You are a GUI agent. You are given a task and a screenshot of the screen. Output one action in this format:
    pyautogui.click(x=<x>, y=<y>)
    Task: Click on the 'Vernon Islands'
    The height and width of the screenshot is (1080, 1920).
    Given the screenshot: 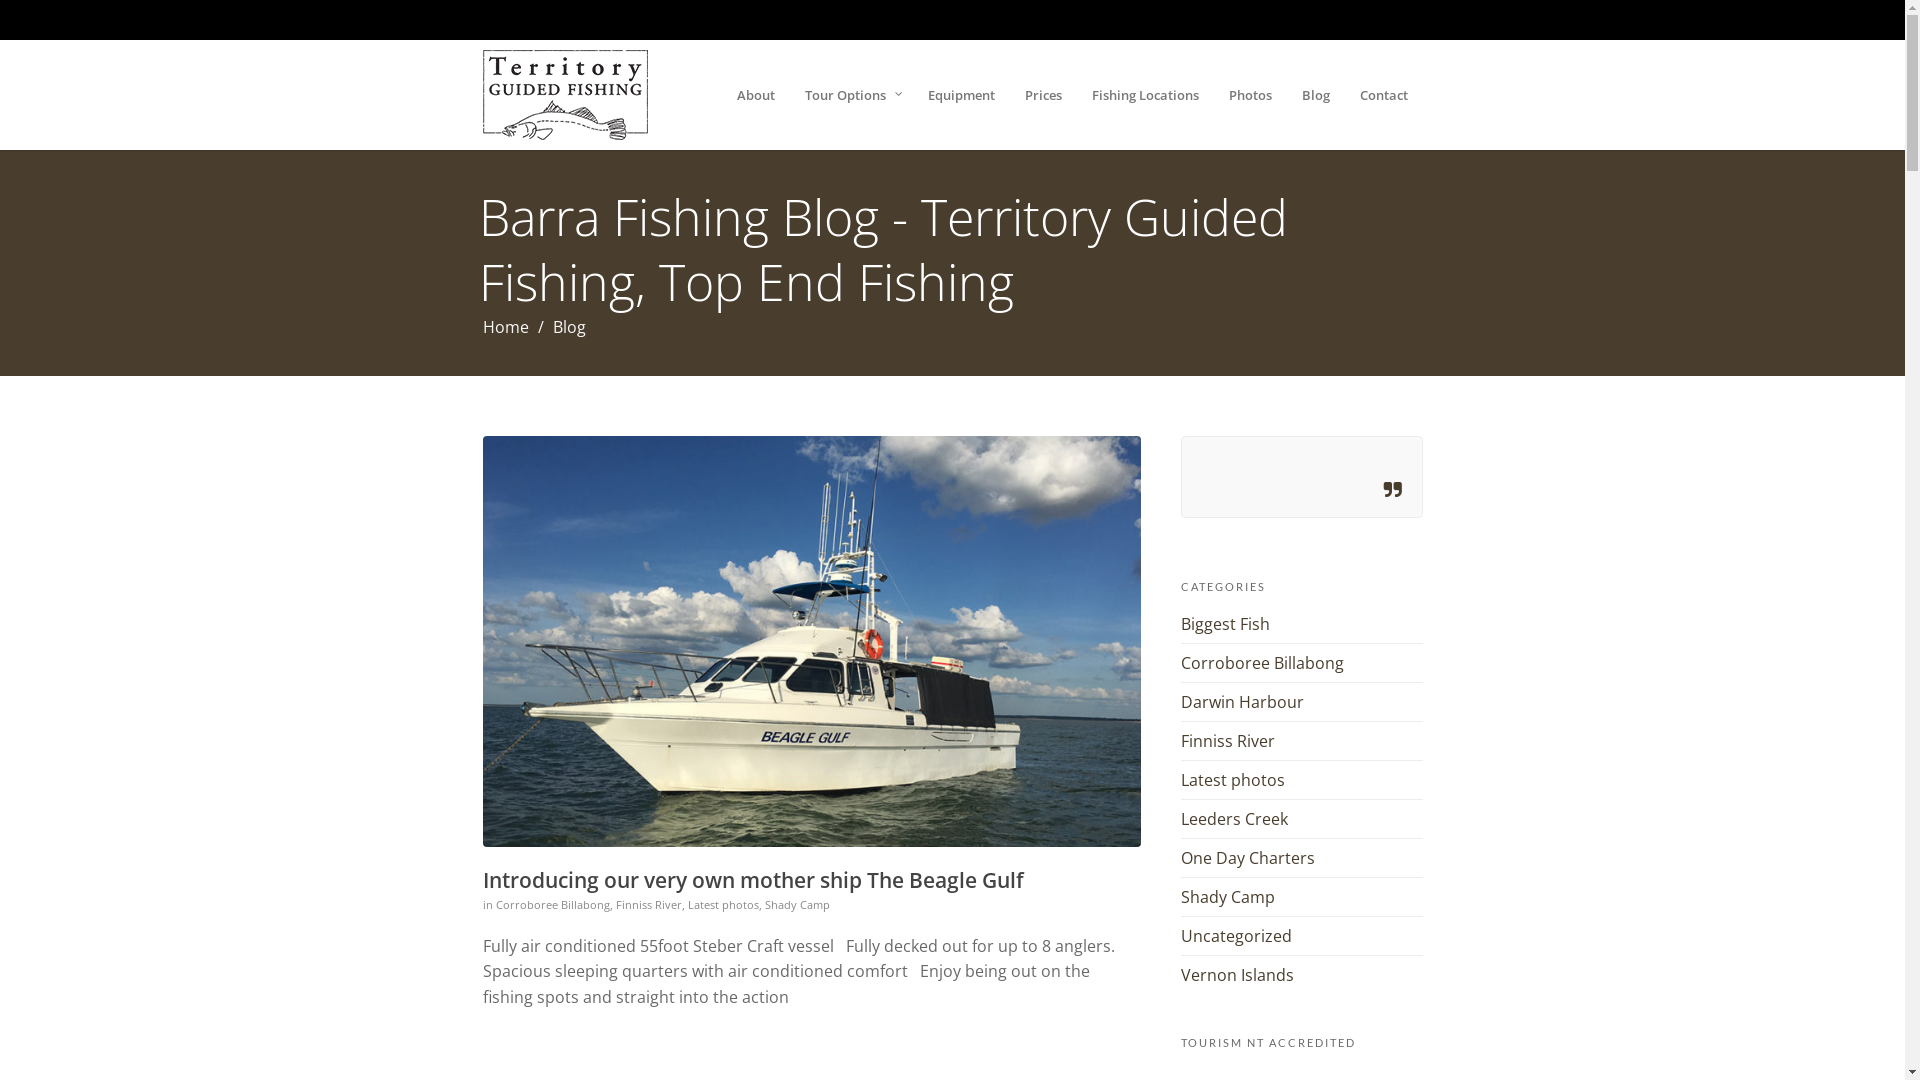 What is the action you would take?
    pyautogui.click(x=1235, y=974)
    